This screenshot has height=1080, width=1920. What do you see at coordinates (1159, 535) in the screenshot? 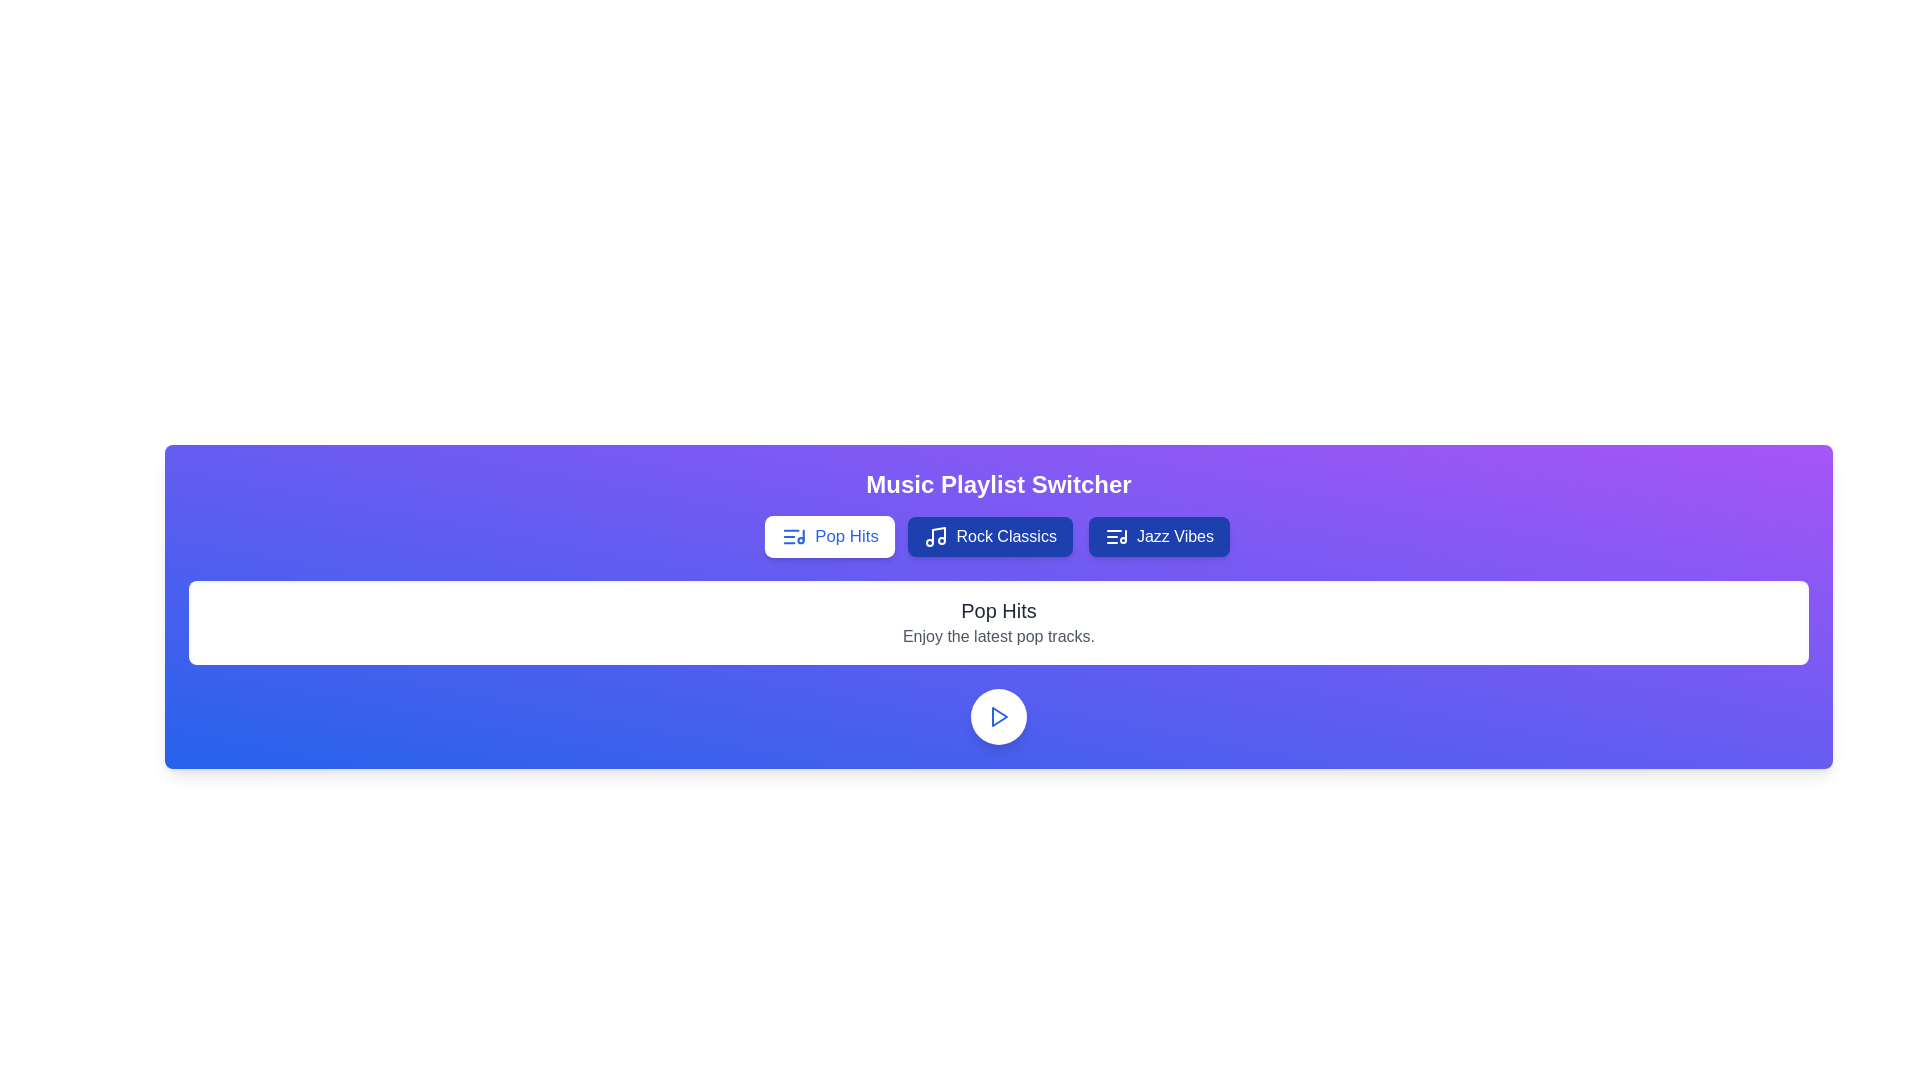
I see `the 'Jazz Vibes' button, which has a dark blue background and white text` at bounding box center [1159, 535].